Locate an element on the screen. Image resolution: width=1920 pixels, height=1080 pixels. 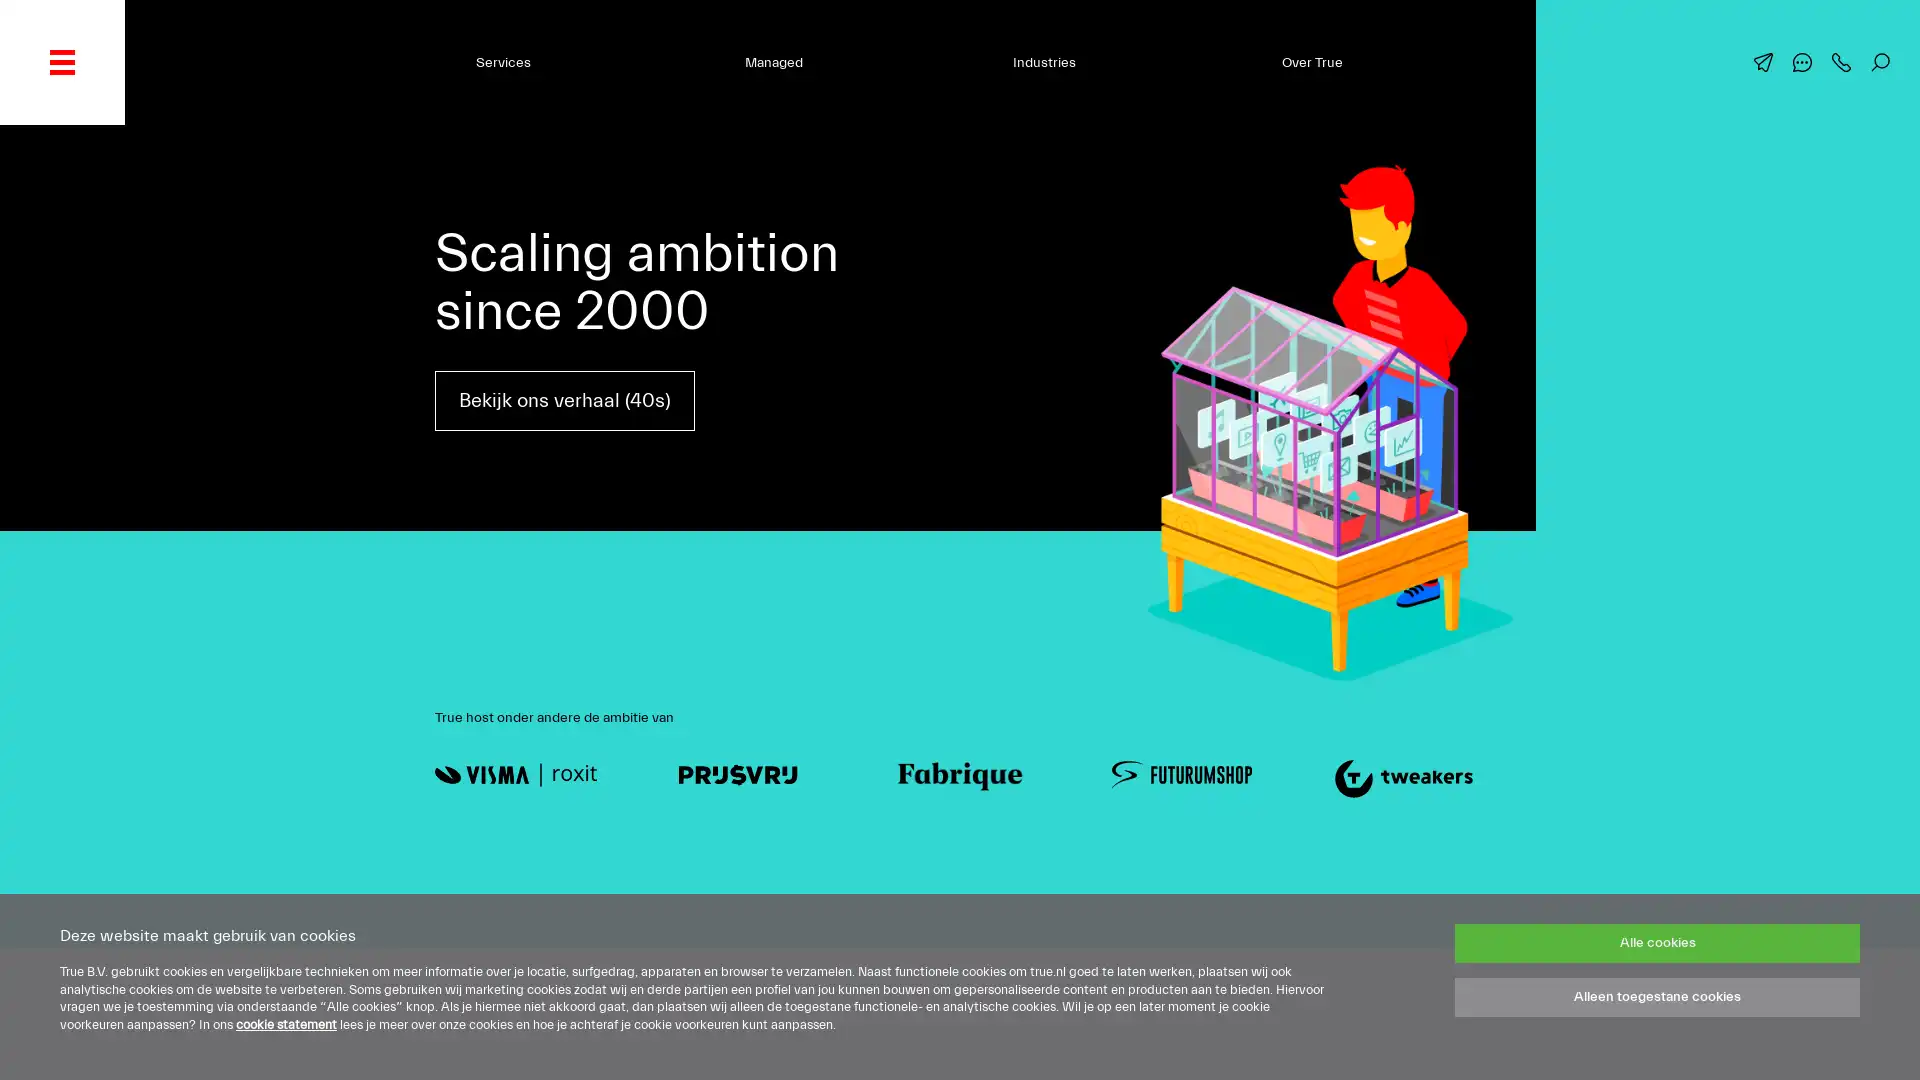
Bekijk ons verhaal (40s) is located at coordinates (564, 401).